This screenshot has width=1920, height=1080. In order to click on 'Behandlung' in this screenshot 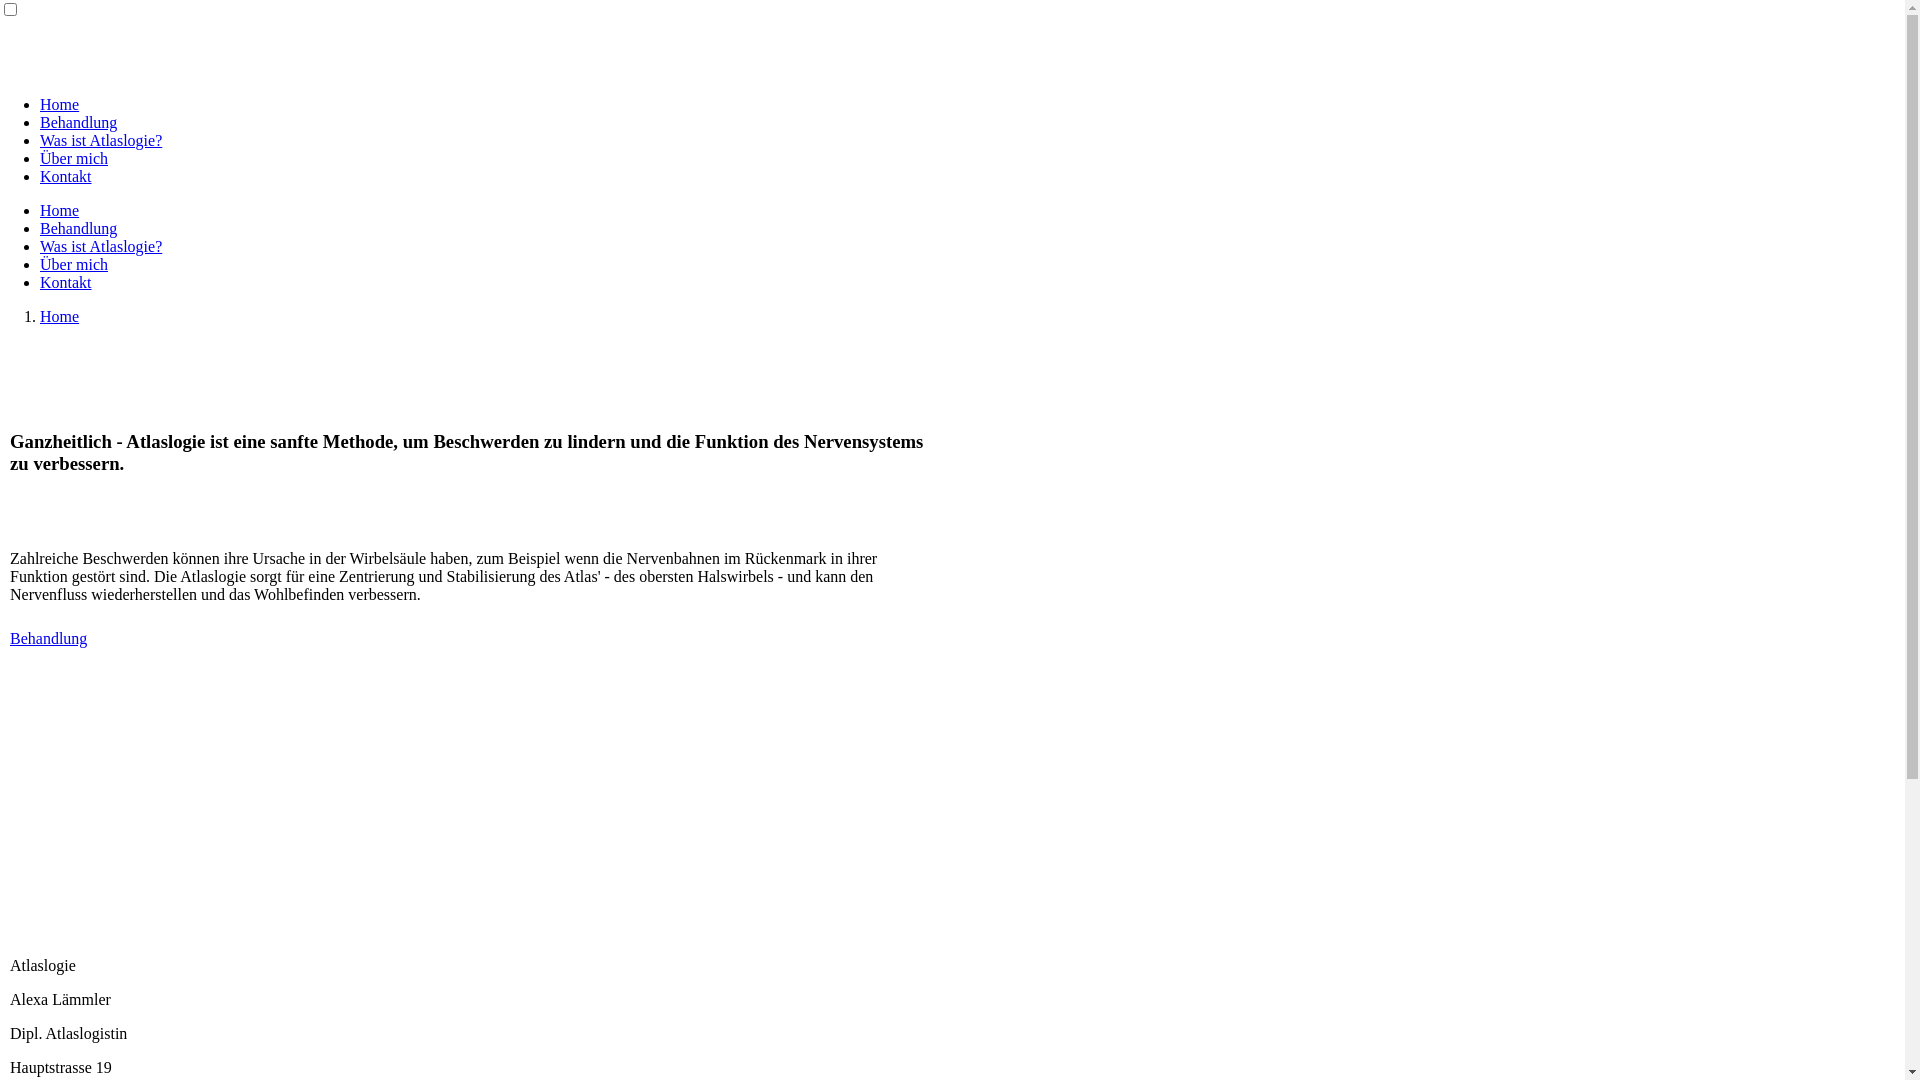, I will do `click(78, 227)`.